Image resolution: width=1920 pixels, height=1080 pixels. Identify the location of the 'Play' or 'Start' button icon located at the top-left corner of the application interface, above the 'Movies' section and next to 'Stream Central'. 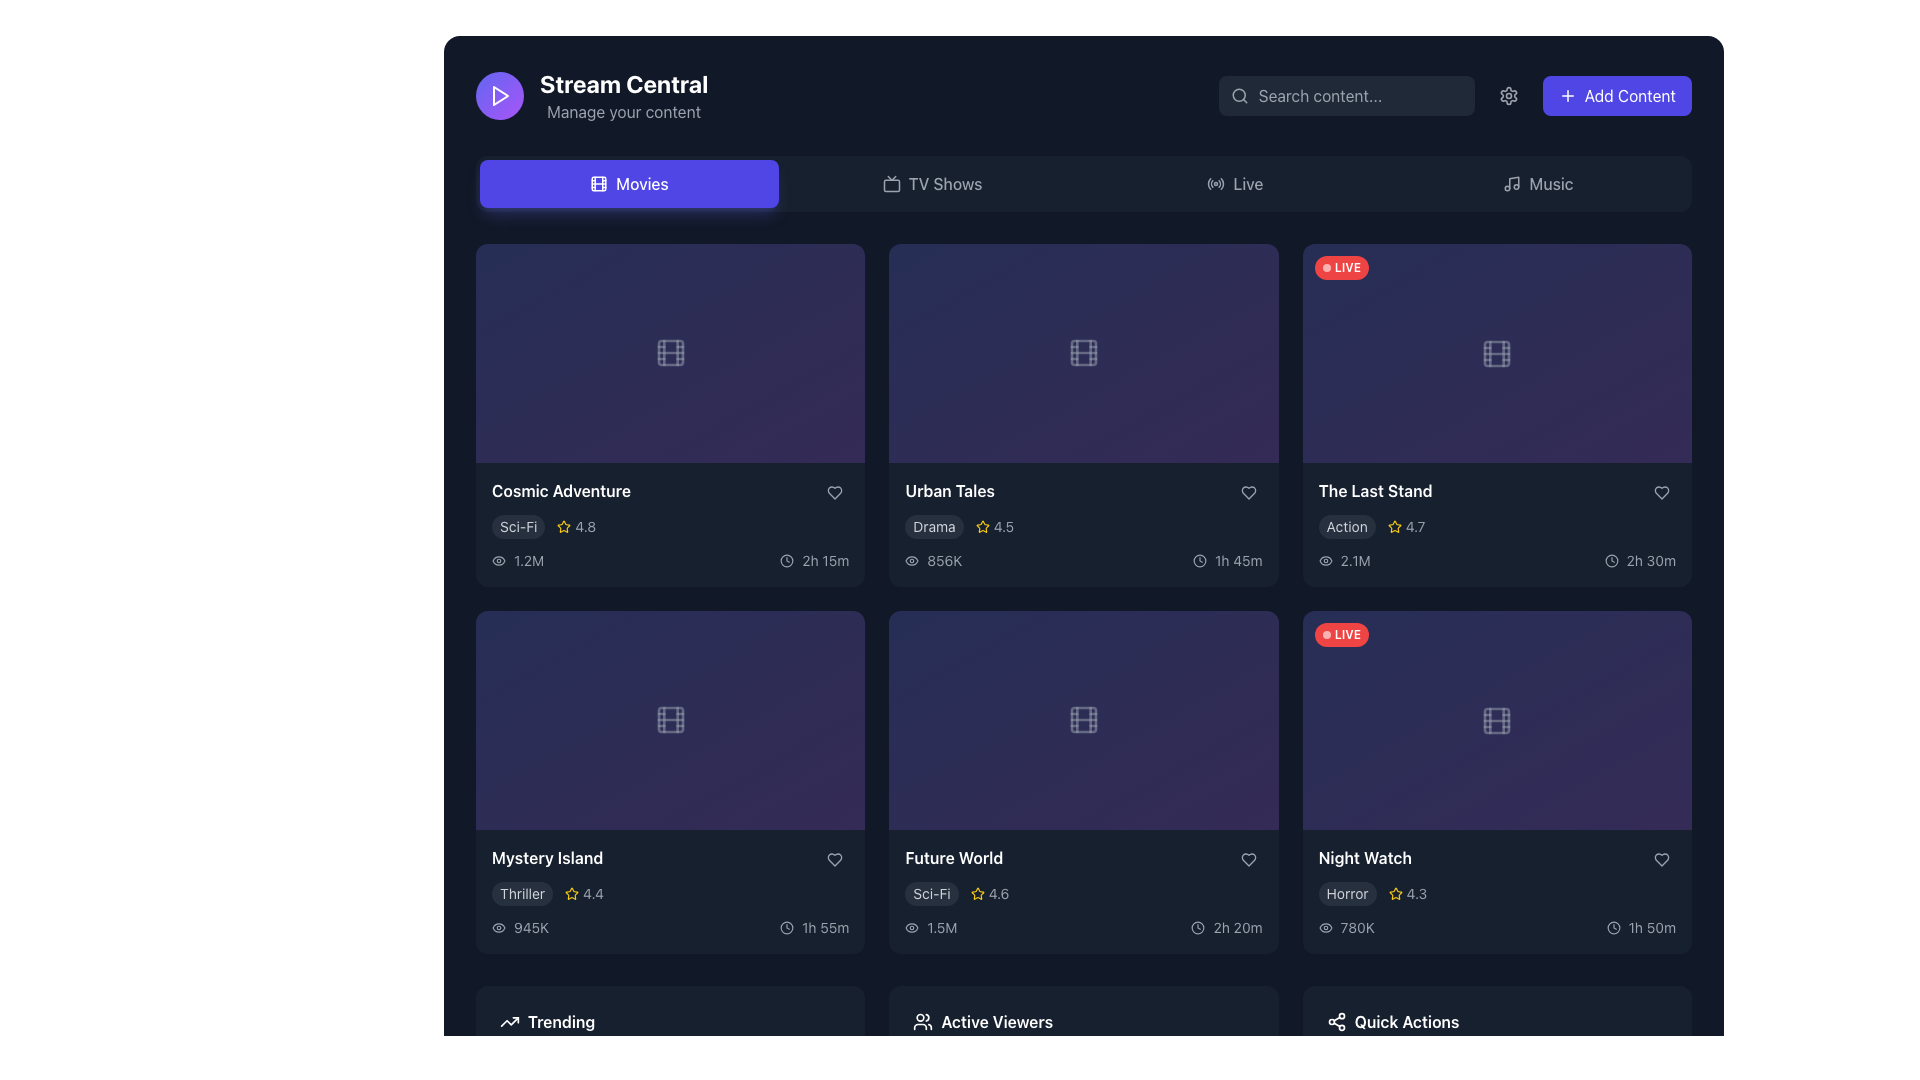
(499, 96).